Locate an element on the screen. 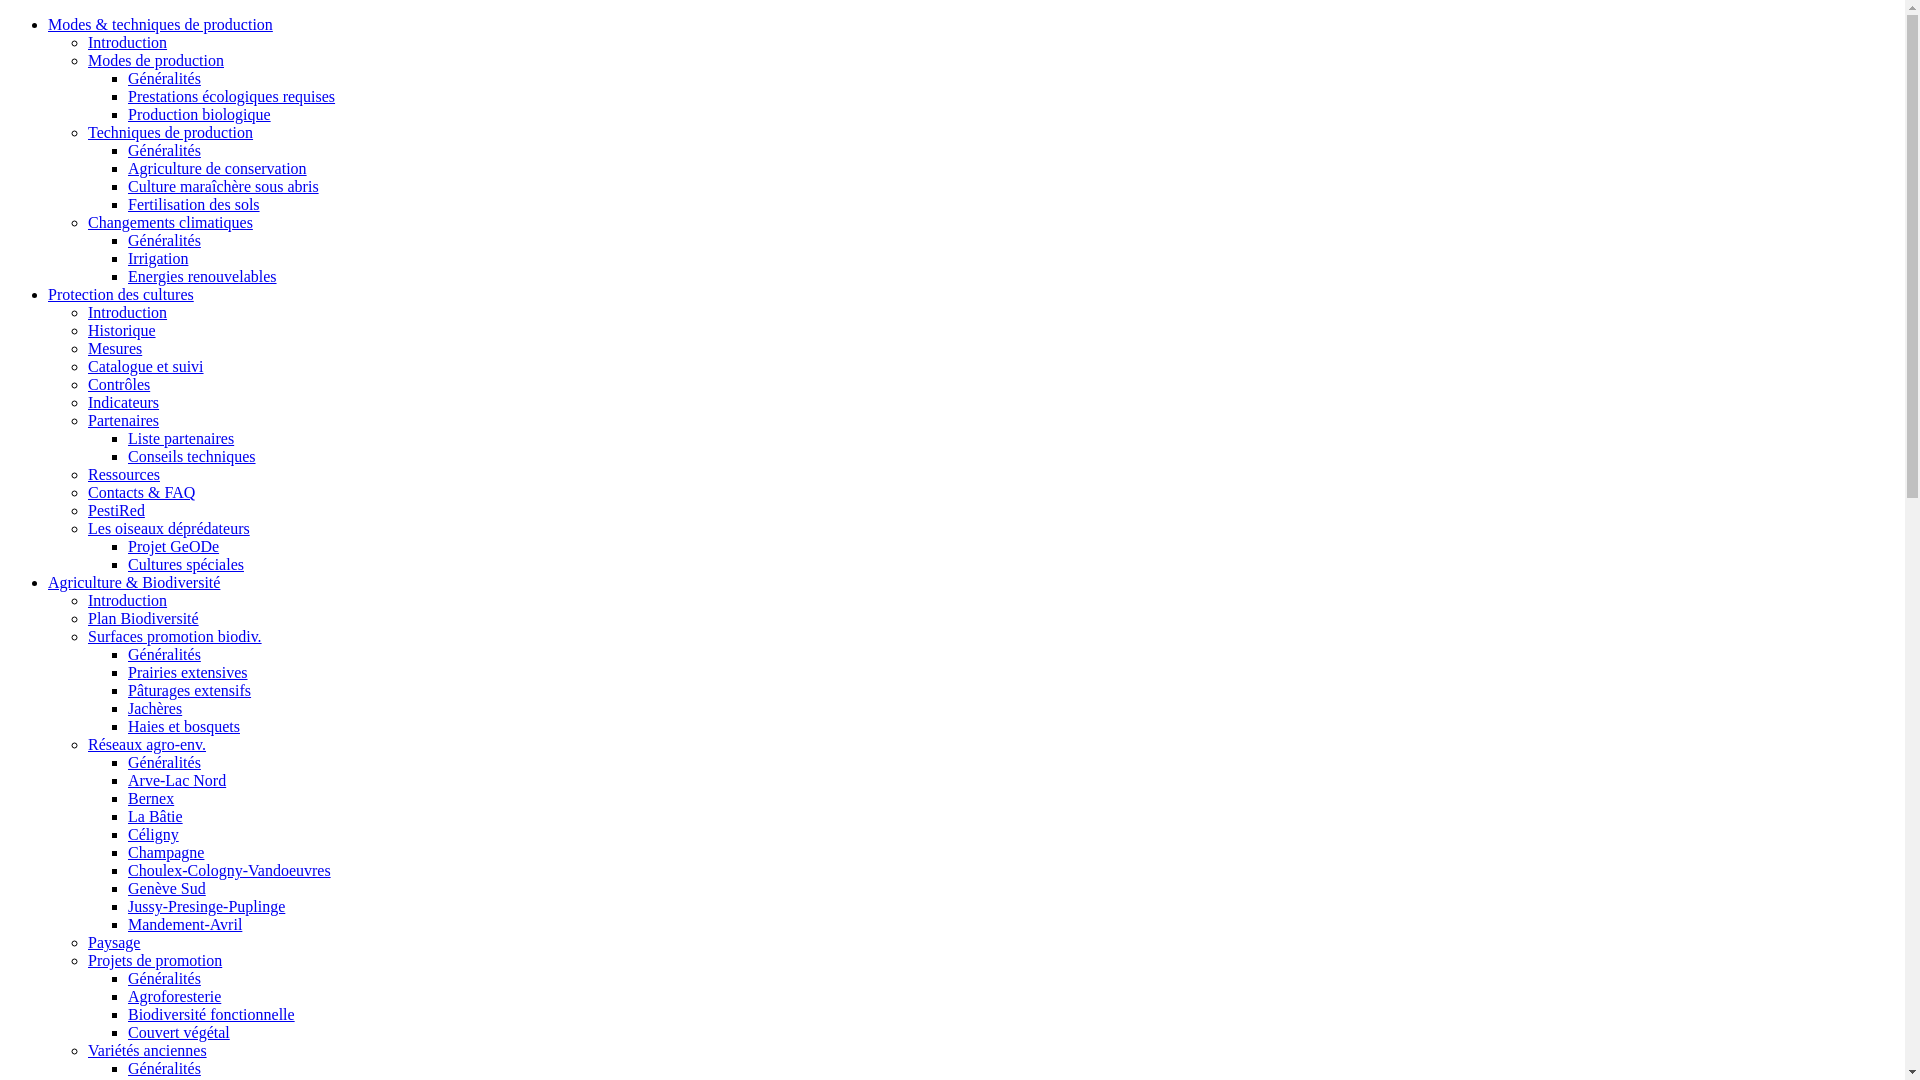 The width and height of the screenshot is (1920, 1080). 'Champagne' is located at coordinates (166, 852).